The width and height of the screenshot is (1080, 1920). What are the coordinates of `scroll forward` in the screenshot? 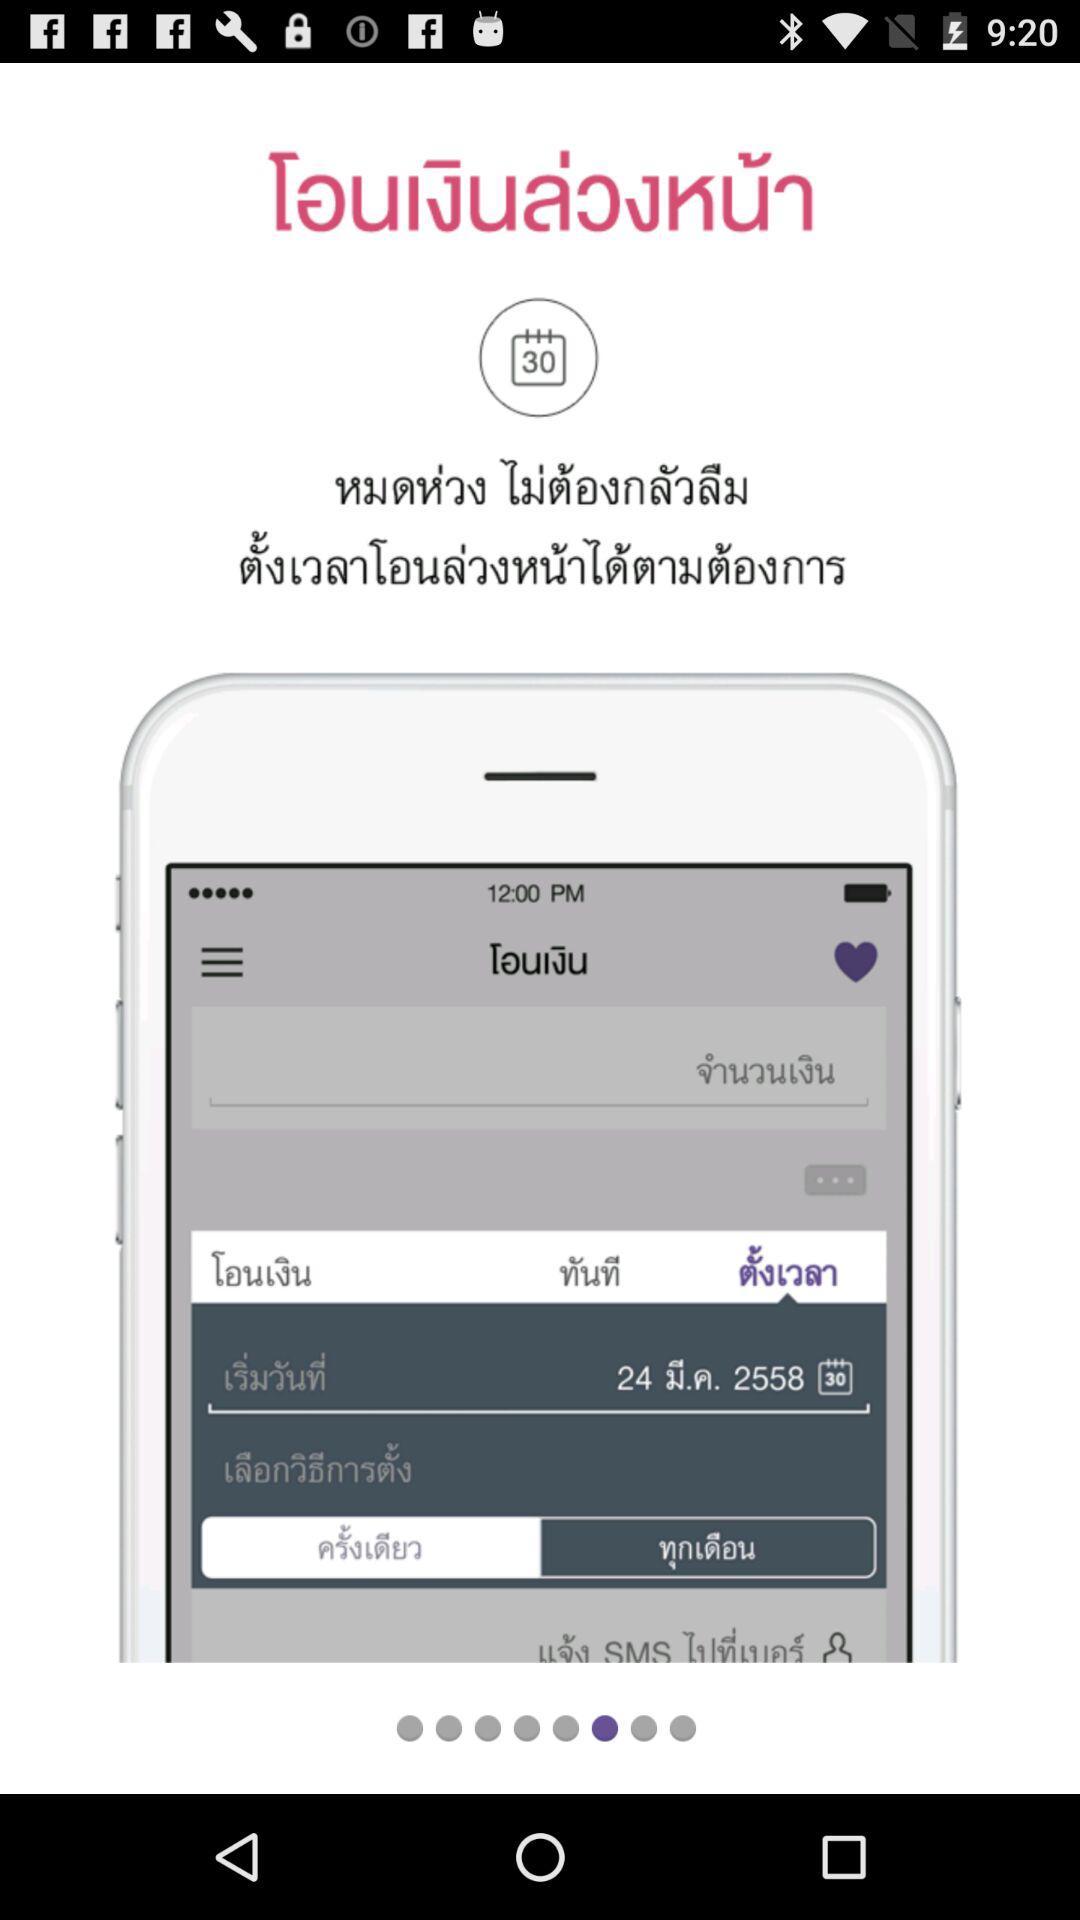 It's located at (487, 1727).